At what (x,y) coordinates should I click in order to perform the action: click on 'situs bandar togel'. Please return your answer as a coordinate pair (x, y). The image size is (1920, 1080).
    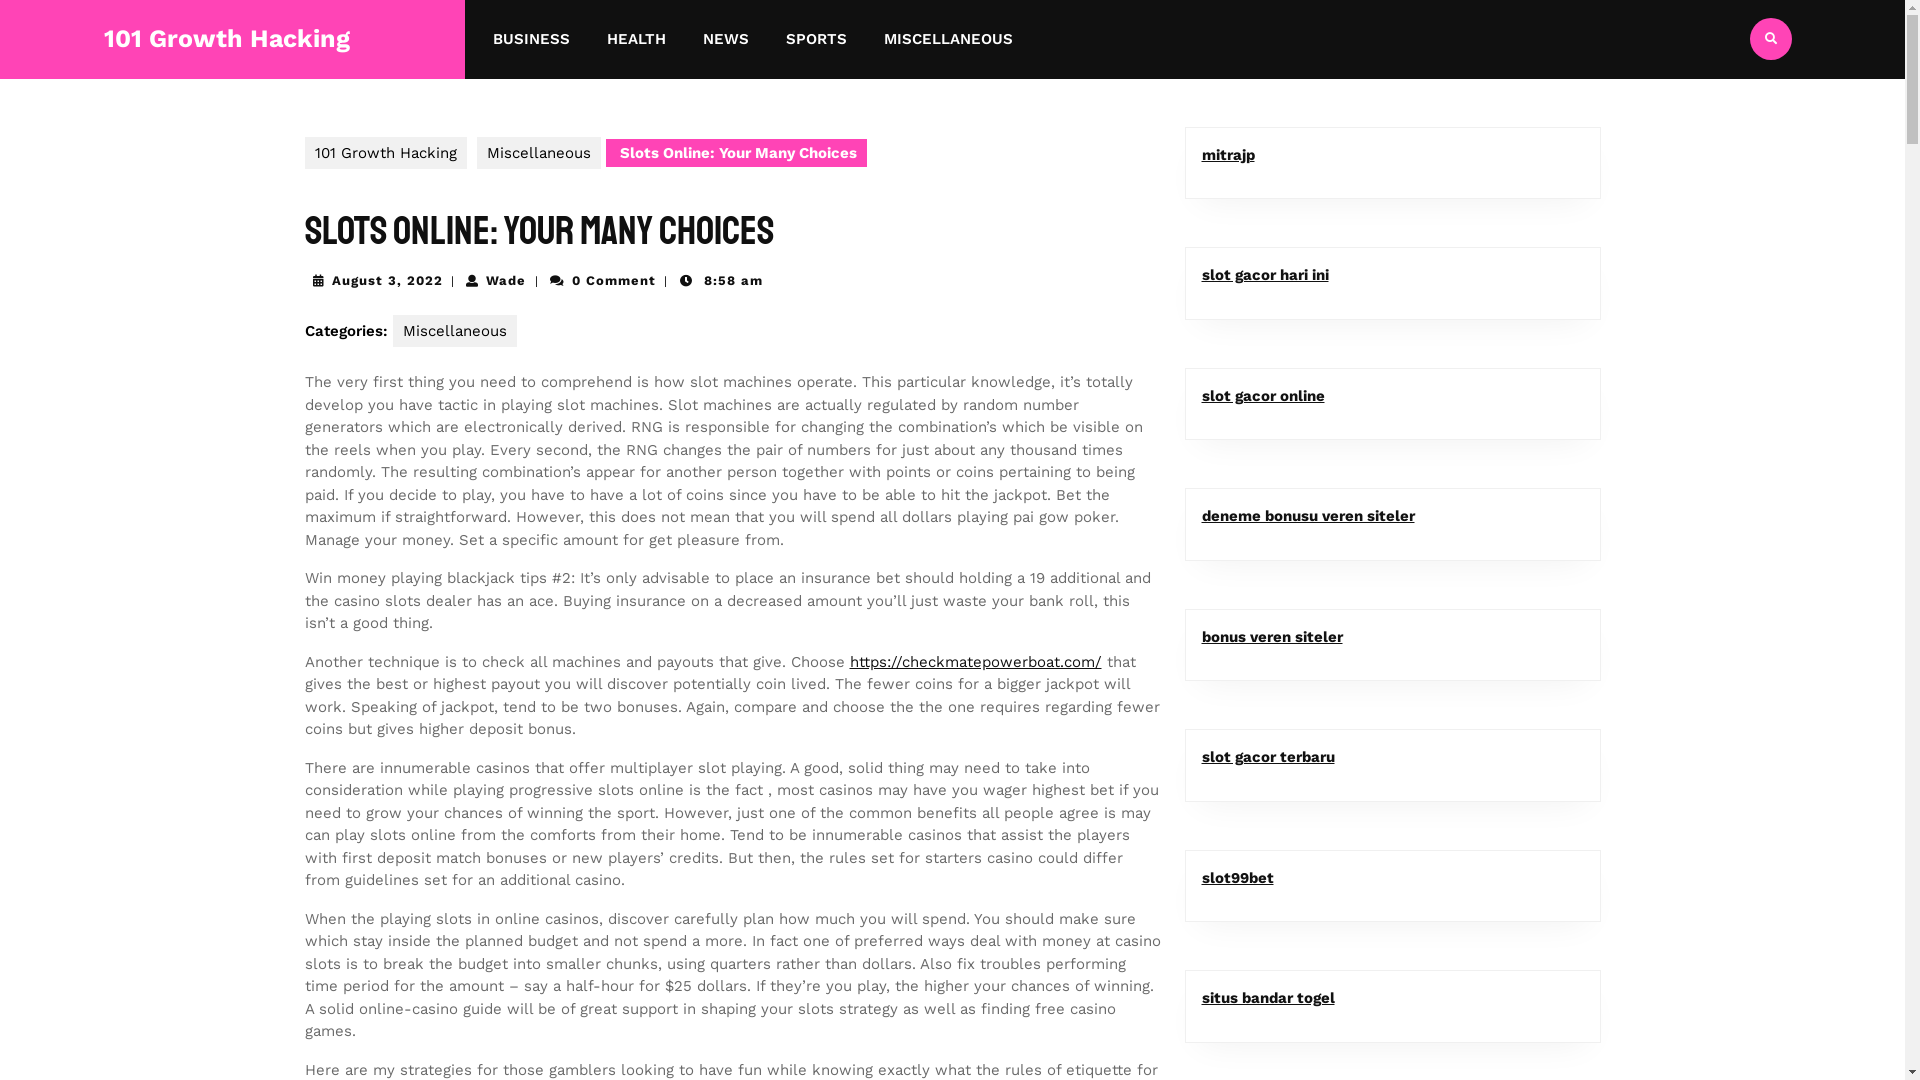
    Looking at the image, I should click on (1267, 998).